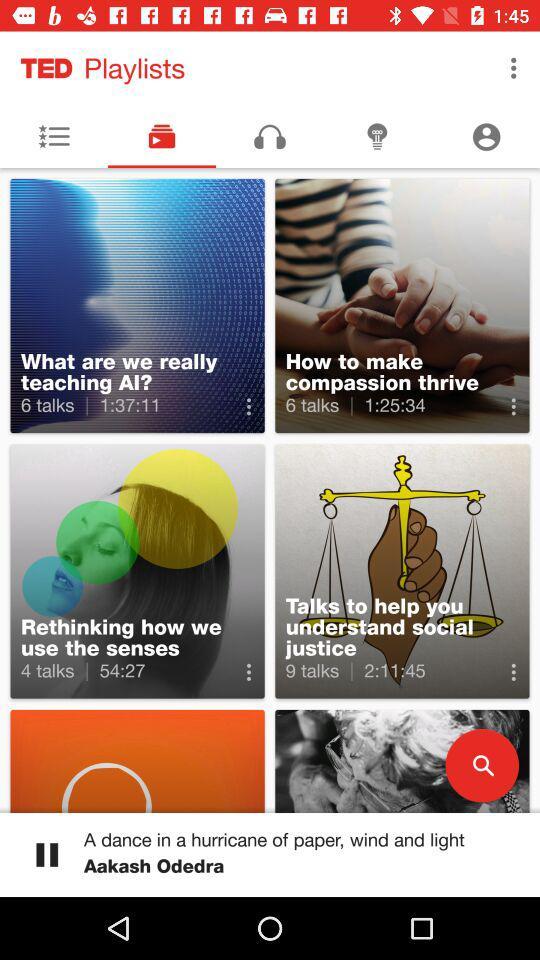 This screenshot has width=540, height=960. Describe the element at coordinates (481, 764) in the screenshot. I see `the search icon` at that location.